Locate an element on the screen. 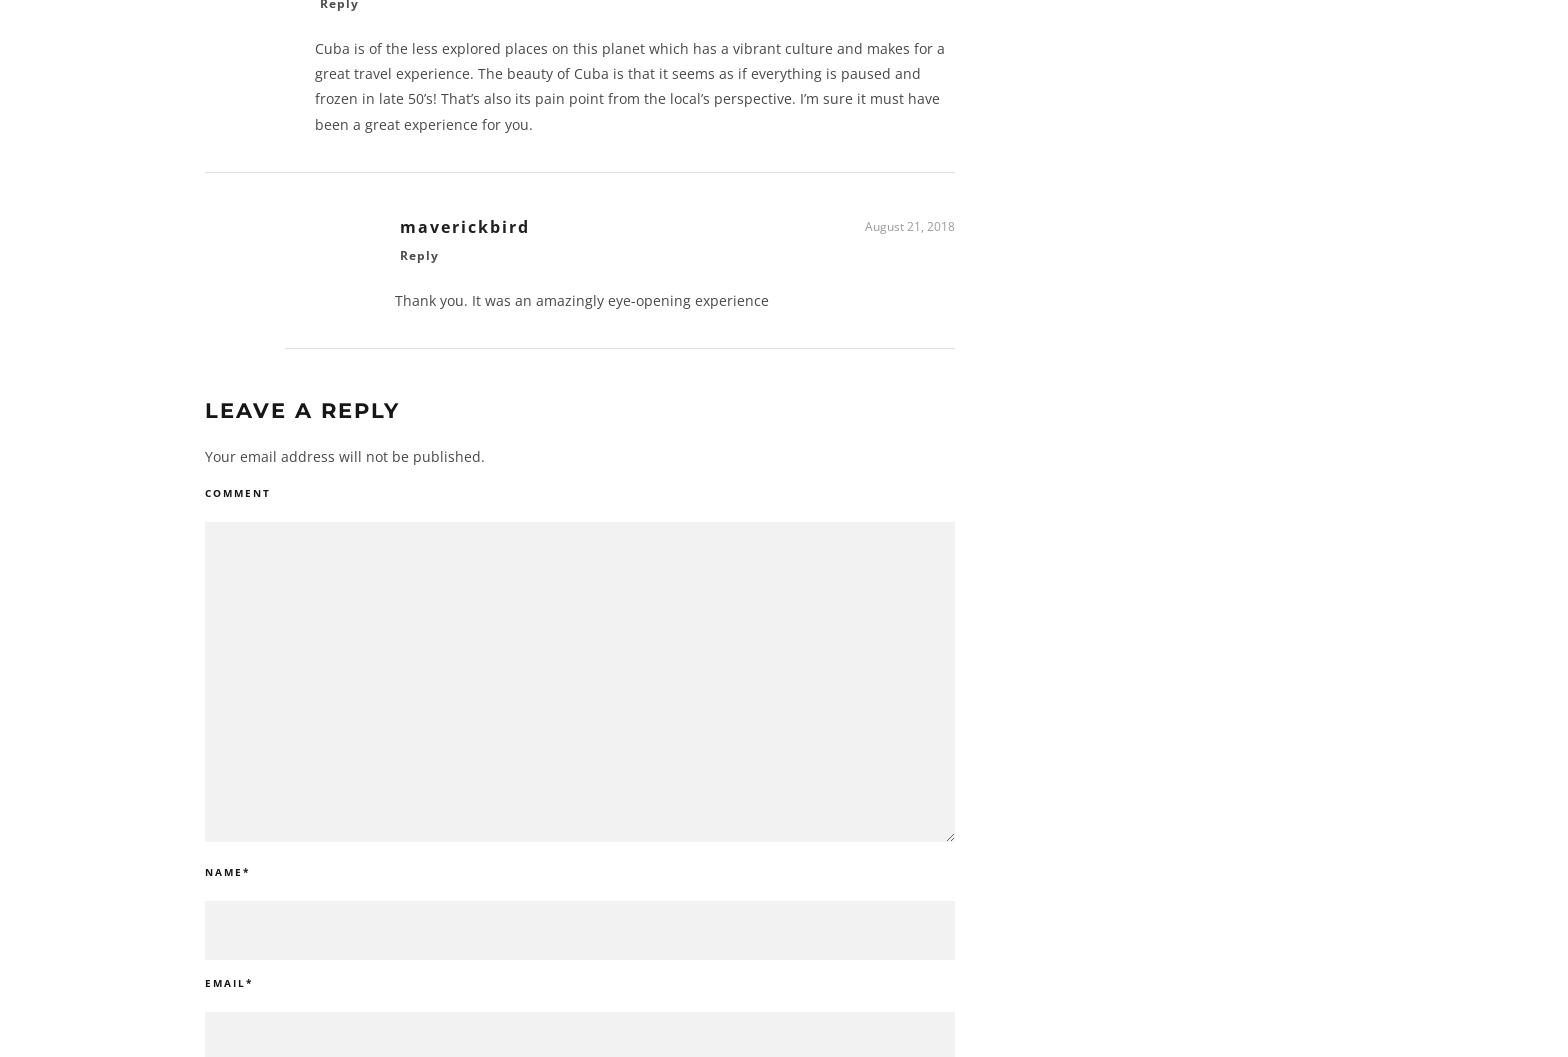  'Cuba is of the less explored places on this planet which has a vibrant culture and makes for a great travel experience. The beauty of Cuba is that it seems as if everything is paused and frozen in late 50’s! That’s also its pain point from the local’s perspective. I’m sure it must have been a great experience for you.' is located at coordinates (630, 92).